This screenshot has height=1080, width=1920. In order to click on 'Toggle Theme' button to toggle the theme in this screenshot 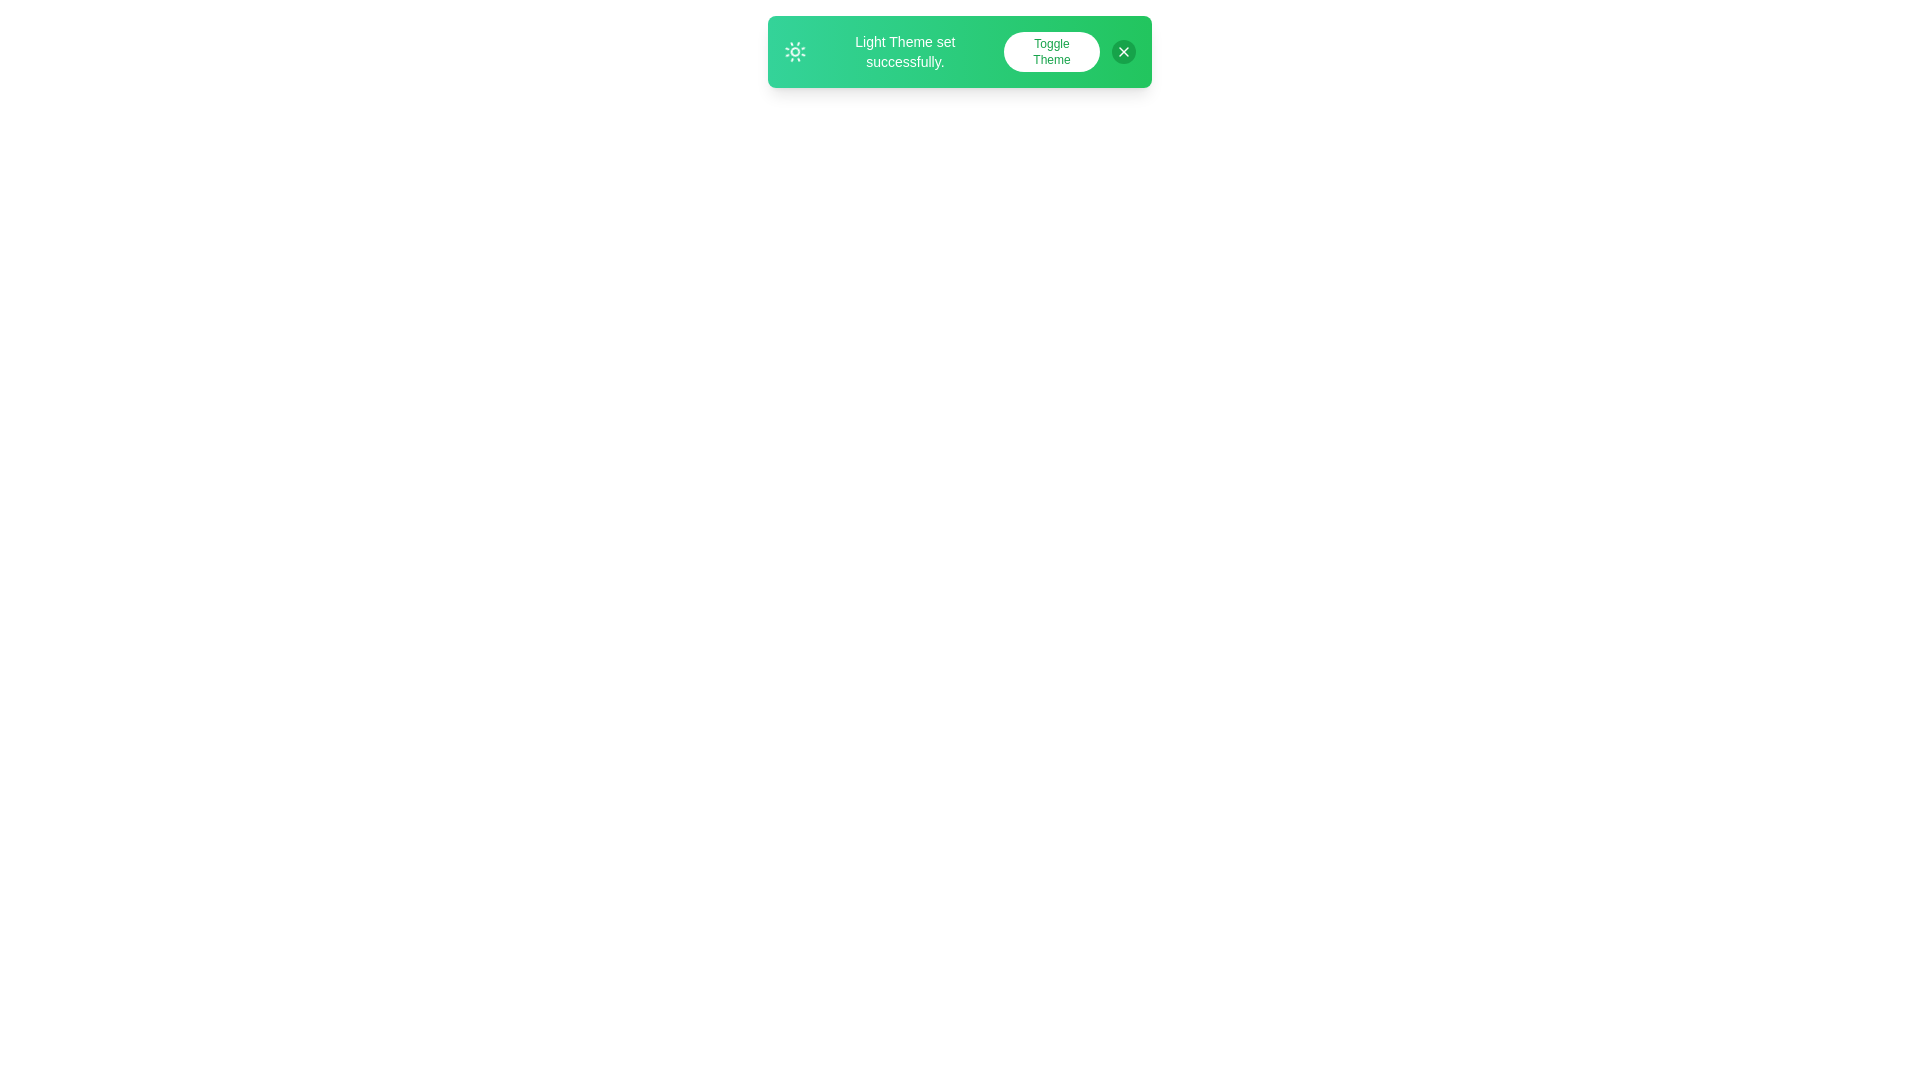, I will do `click(1050, 50)`.